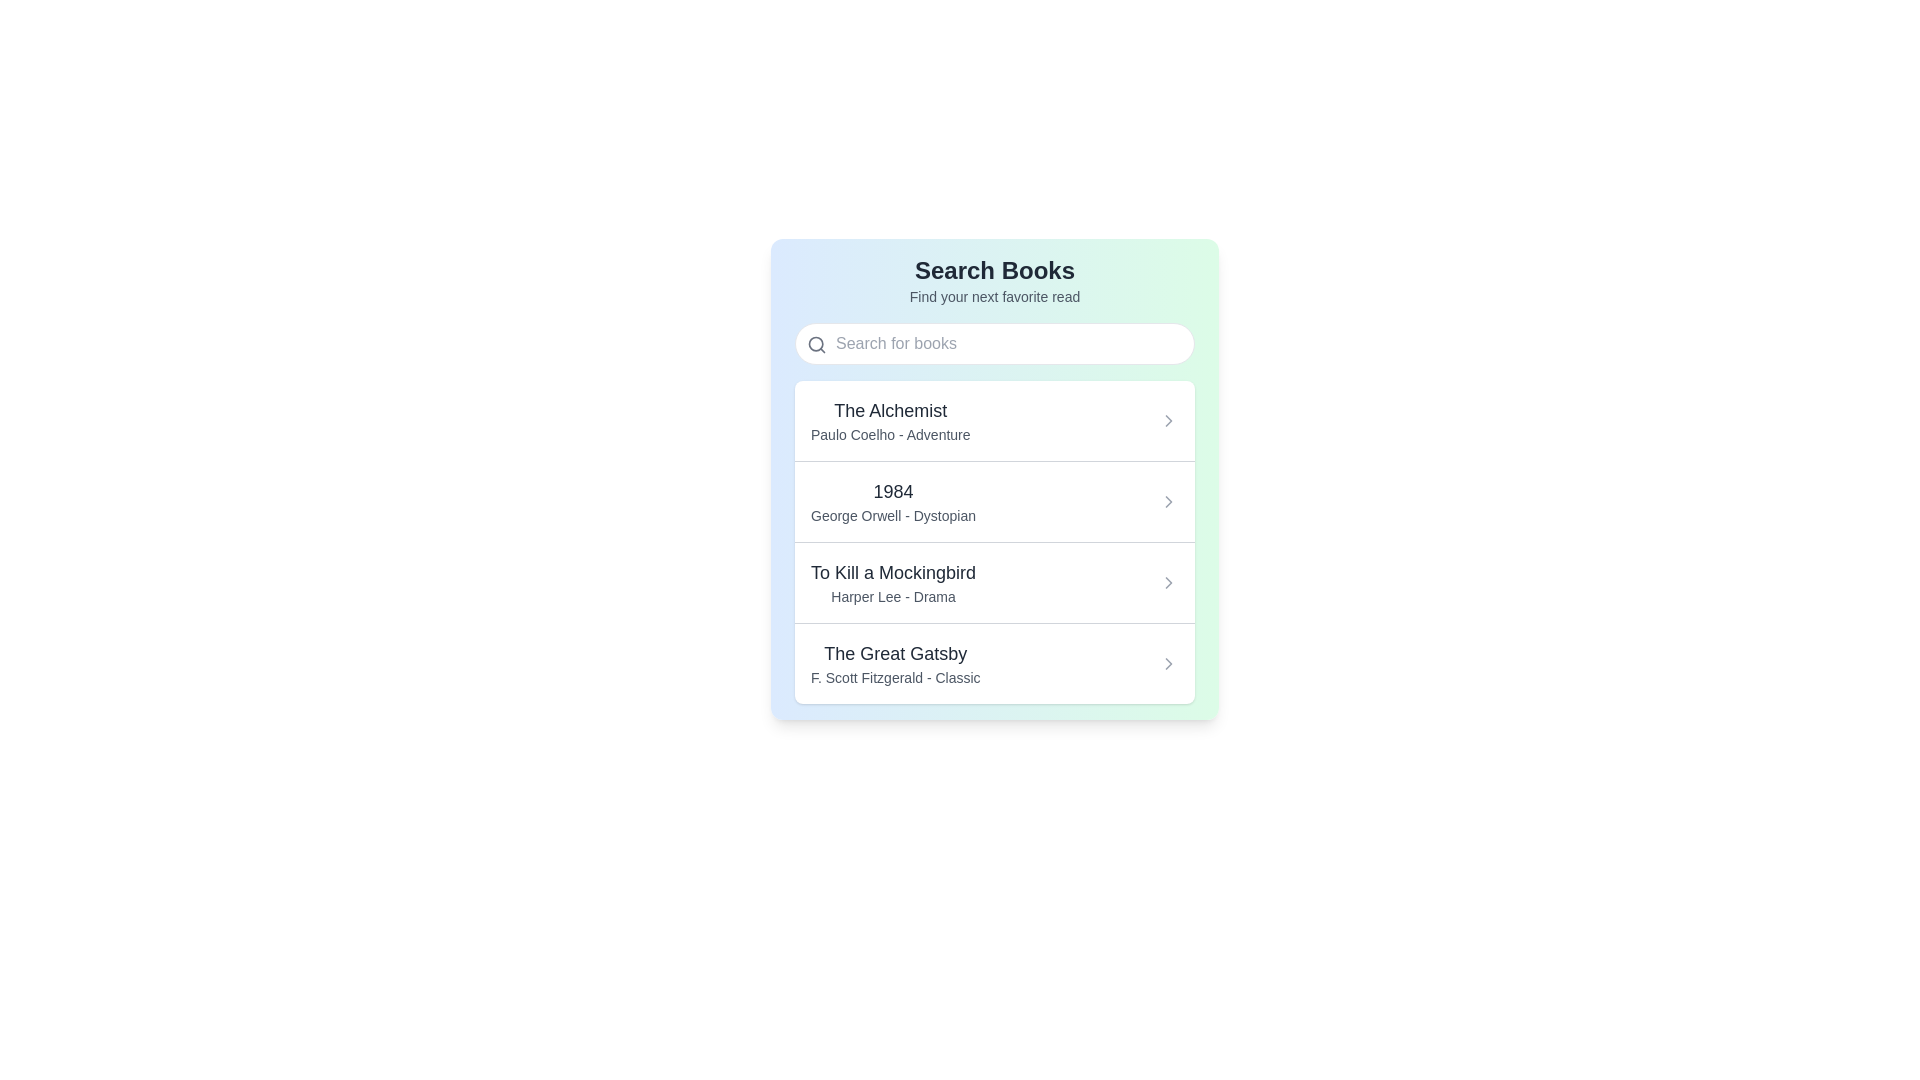 The height and width of the screenshot is (1080, 1920). Describe the element at coordinates (1169, 500) in the screenshot. I see `the small right-pointing chevron icon located at the far right of the list item labeled '1984 George Orwell - Dystopian'` at that location.